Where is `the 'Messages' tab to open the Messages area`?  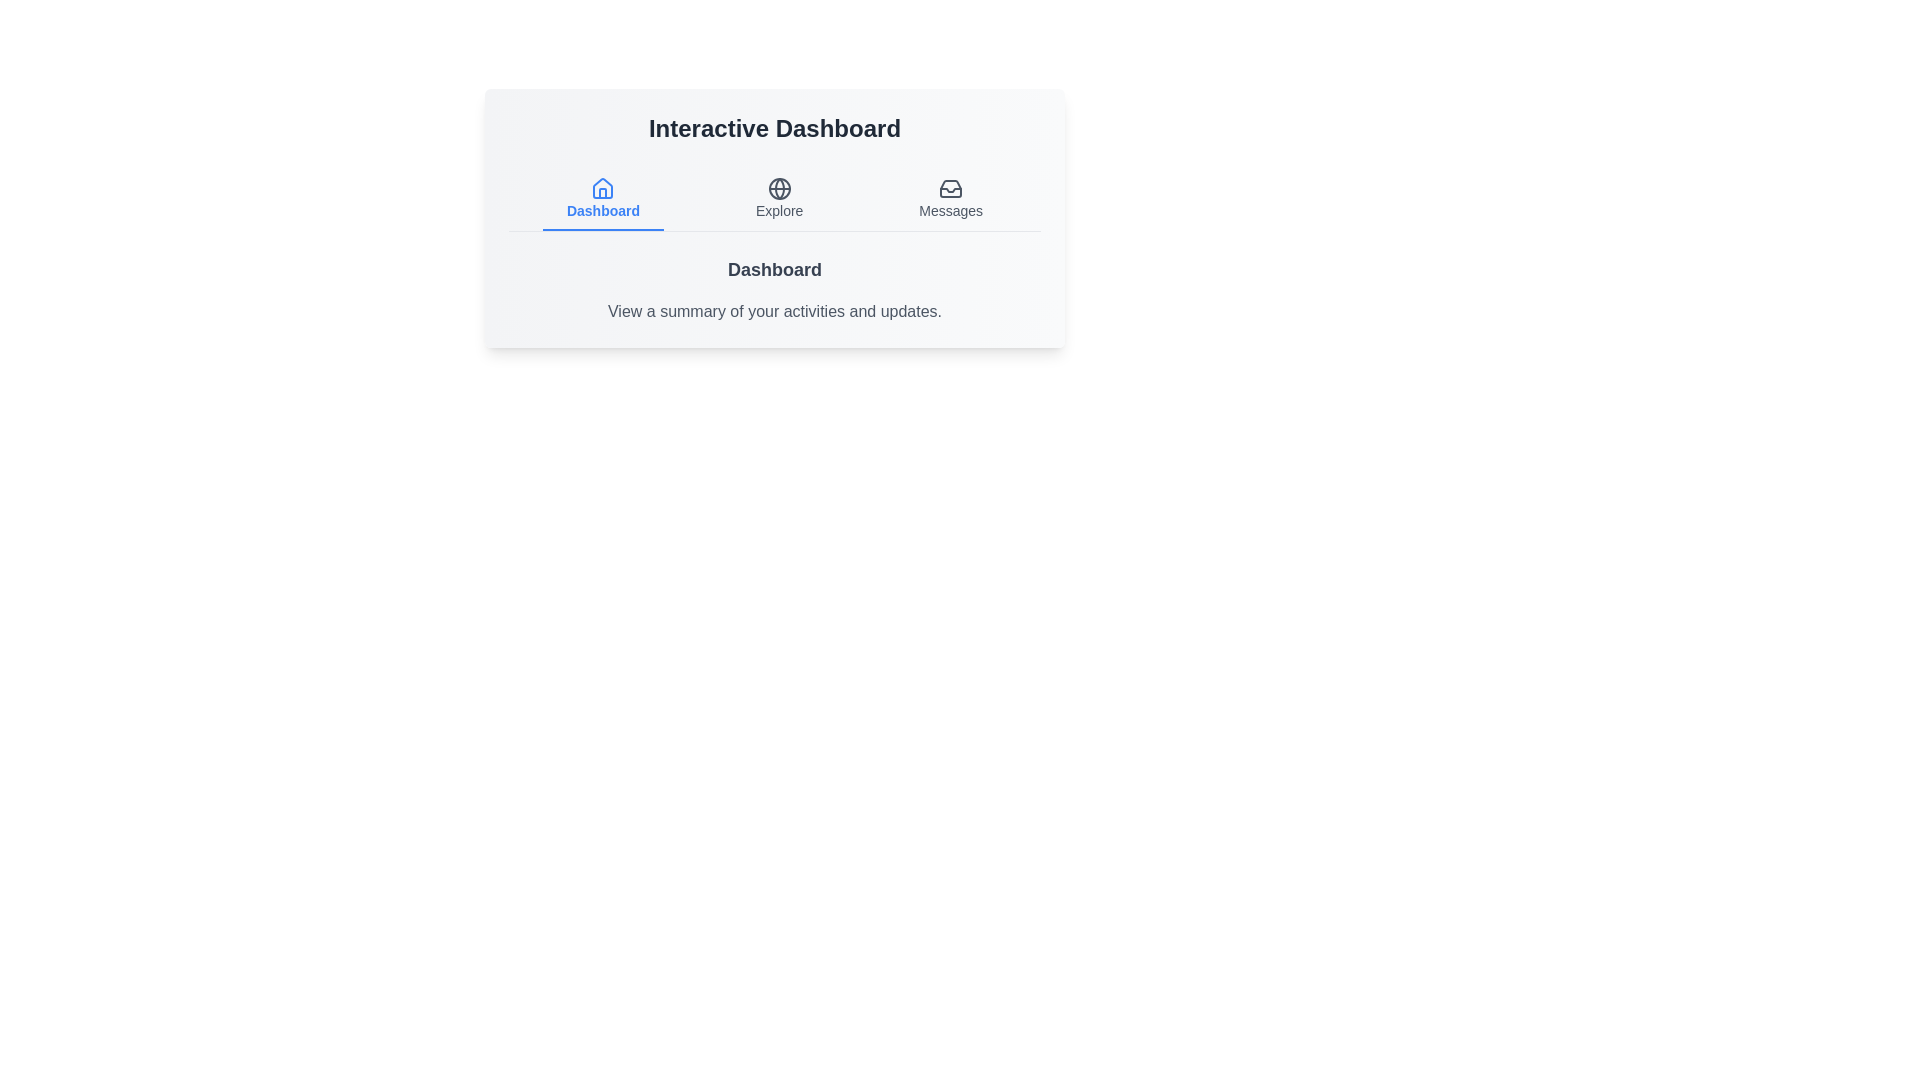
the 'Messages' tab to open the Messages area is located at coordinates (949, 200).